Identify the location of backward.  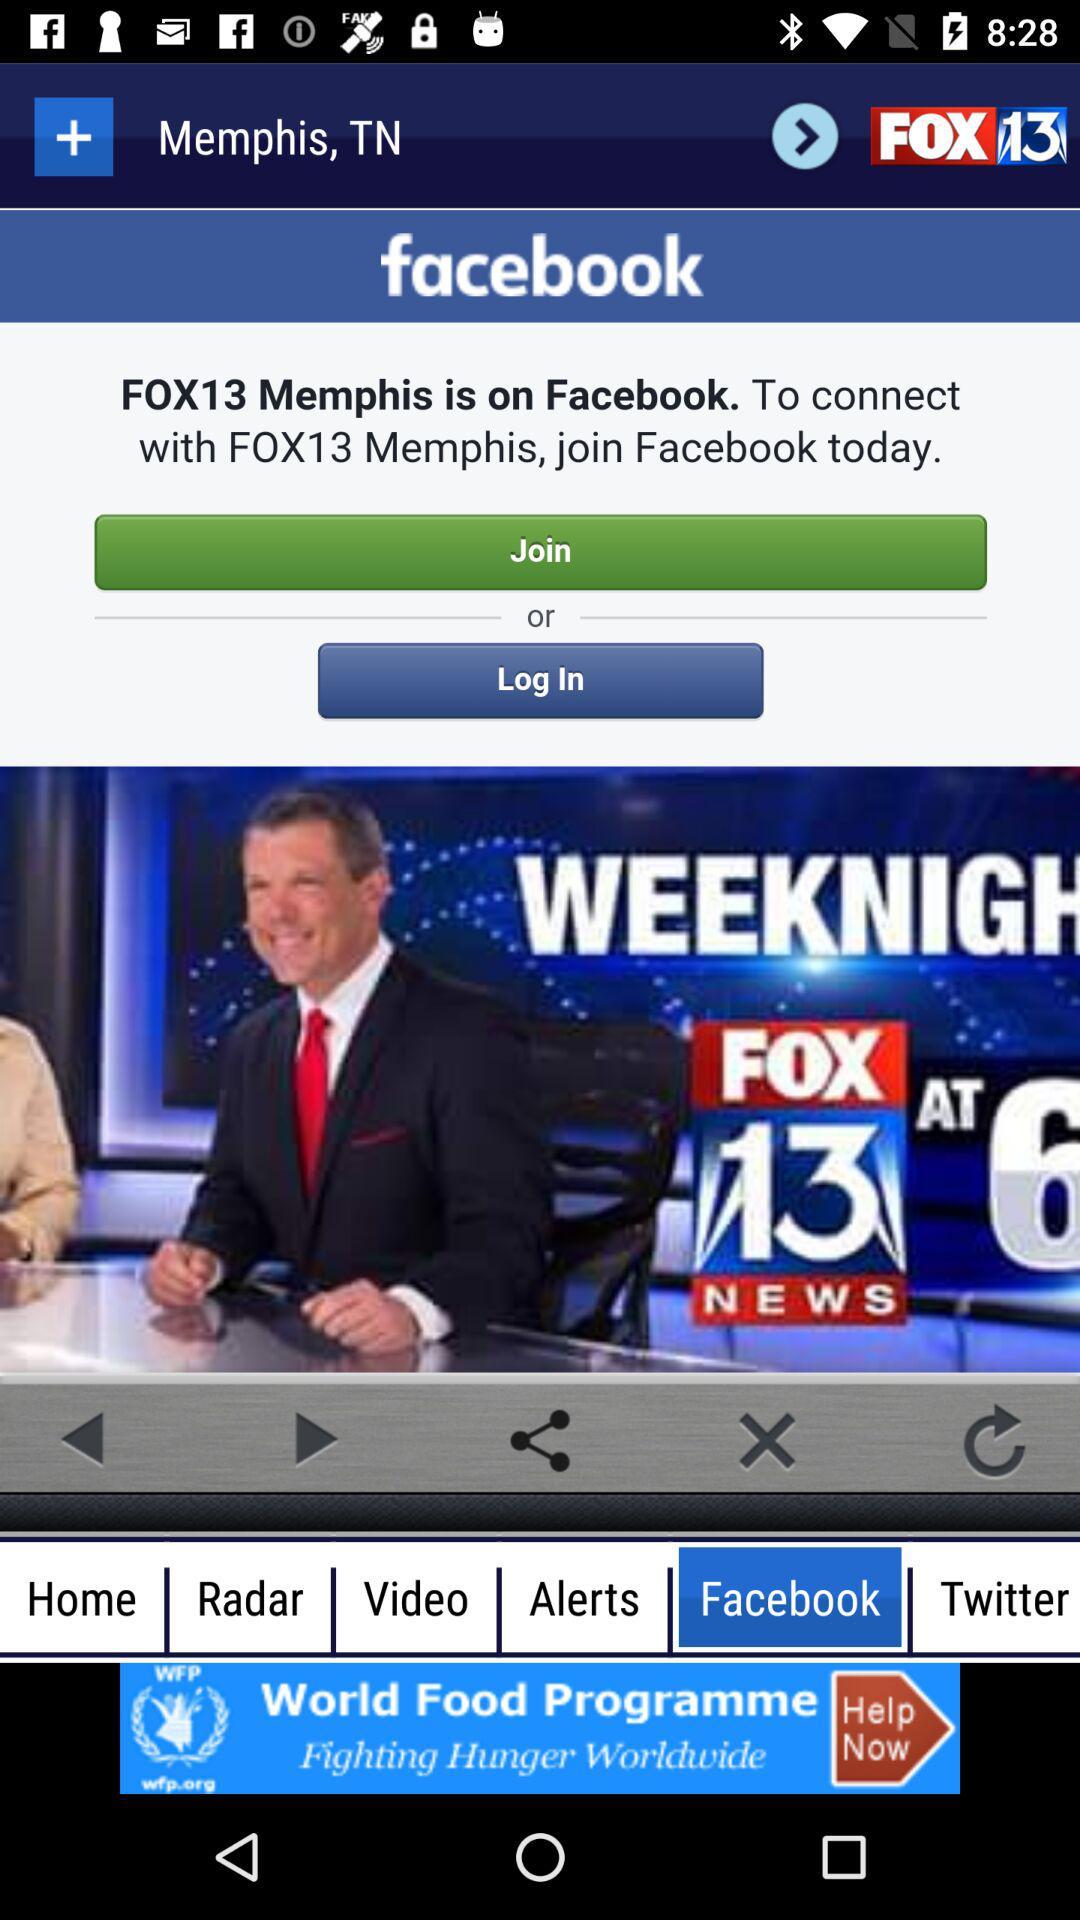
(312, 1440).